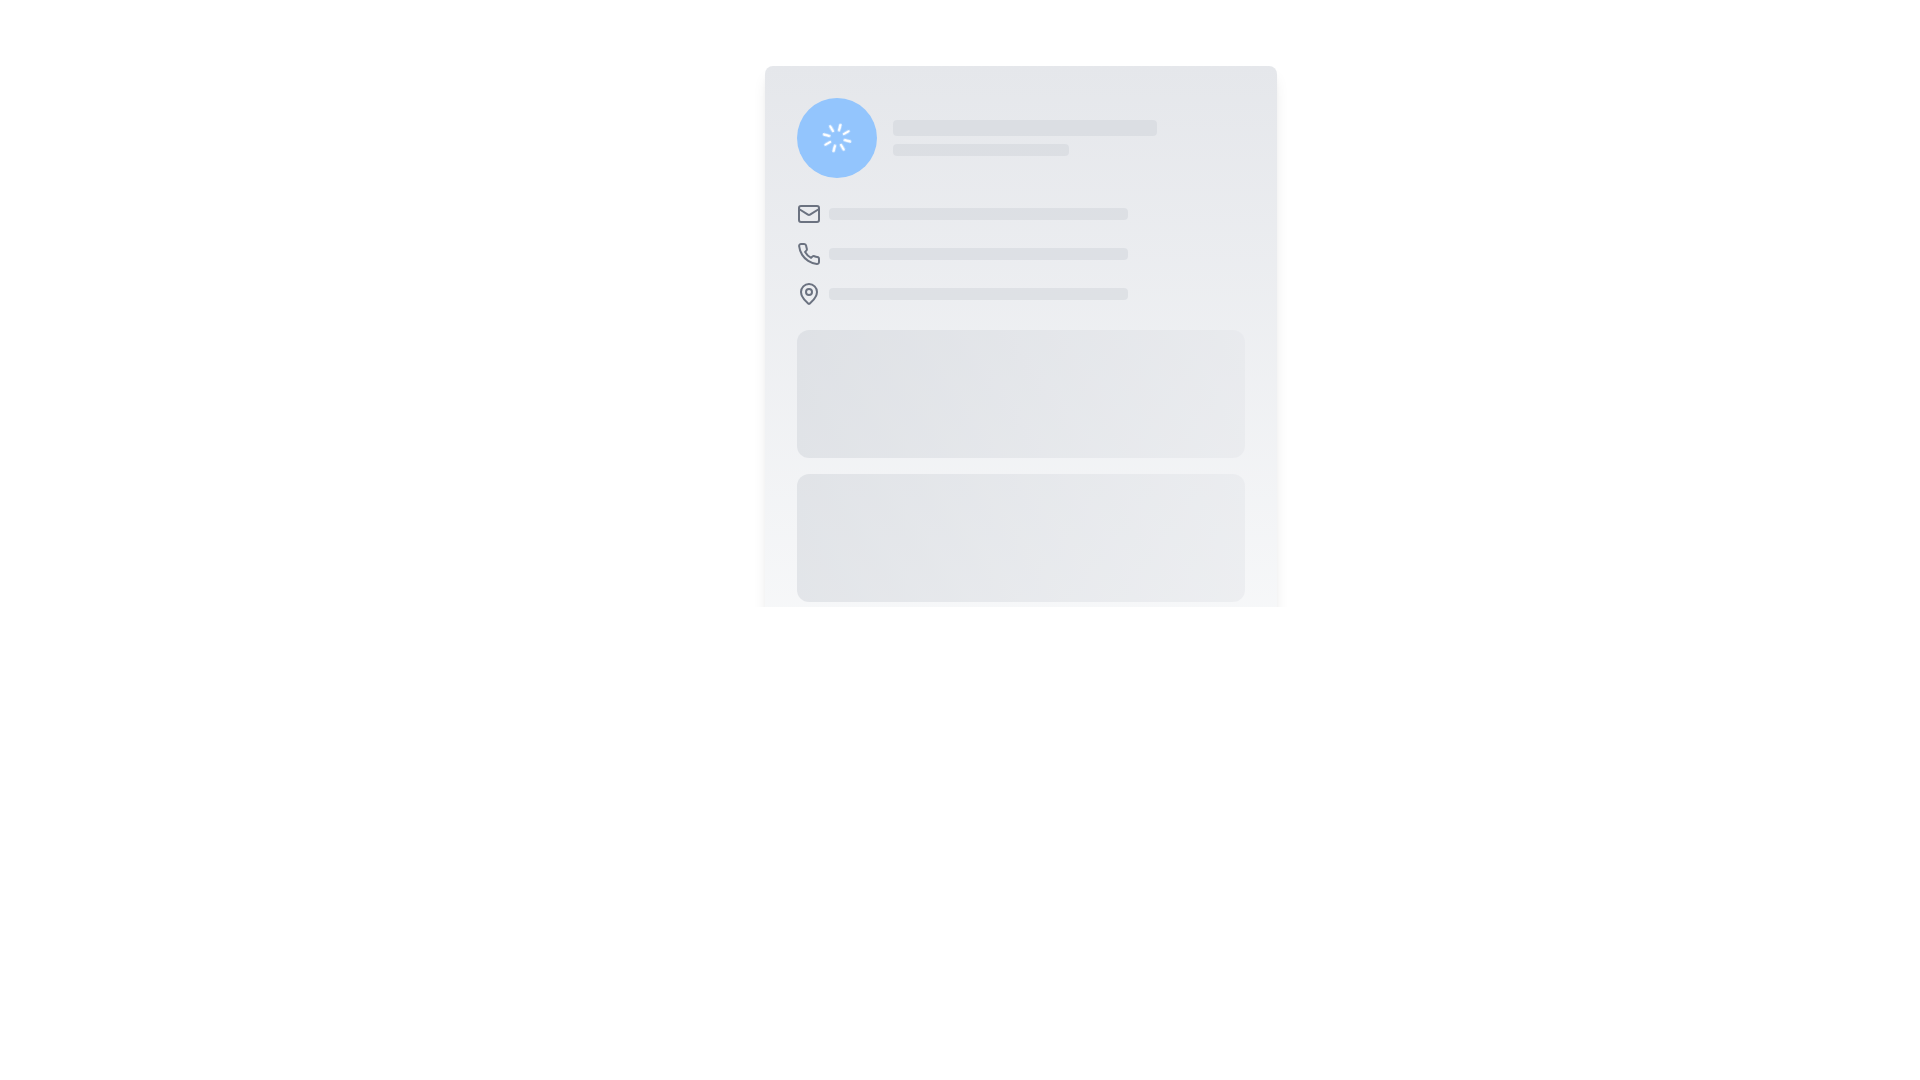  I want to click on the second placeholder block, which has a smooth rectangular shape with rounded corners and a gradient background from light gray to medium gray, so click(1020, 536).